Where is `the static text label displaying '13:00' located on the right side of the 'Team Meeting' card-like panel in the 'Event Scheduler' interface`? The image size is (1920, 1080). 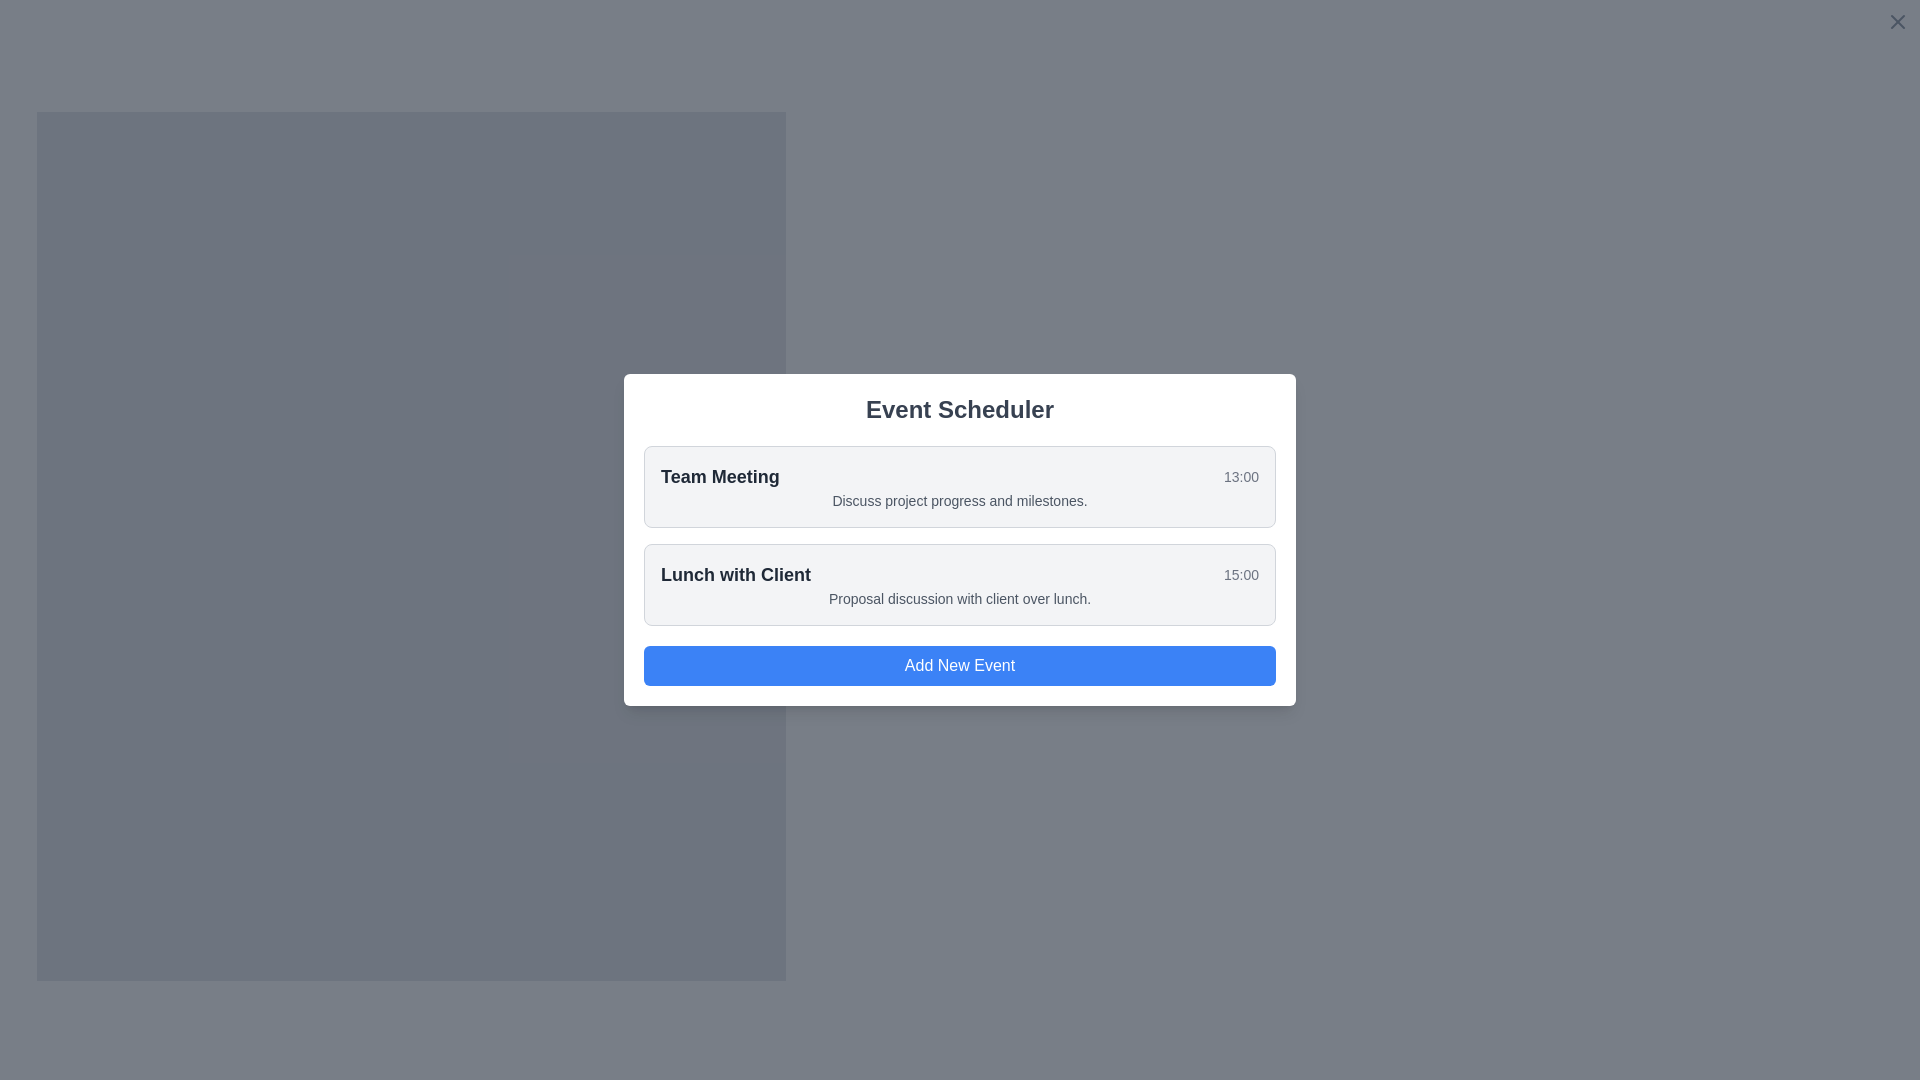 the static text label displaying '13:00' located on the right side of the 'Team Meeting' card-like panel in the 'Event Scheduler' interface is located at coordinates (1240, 477).